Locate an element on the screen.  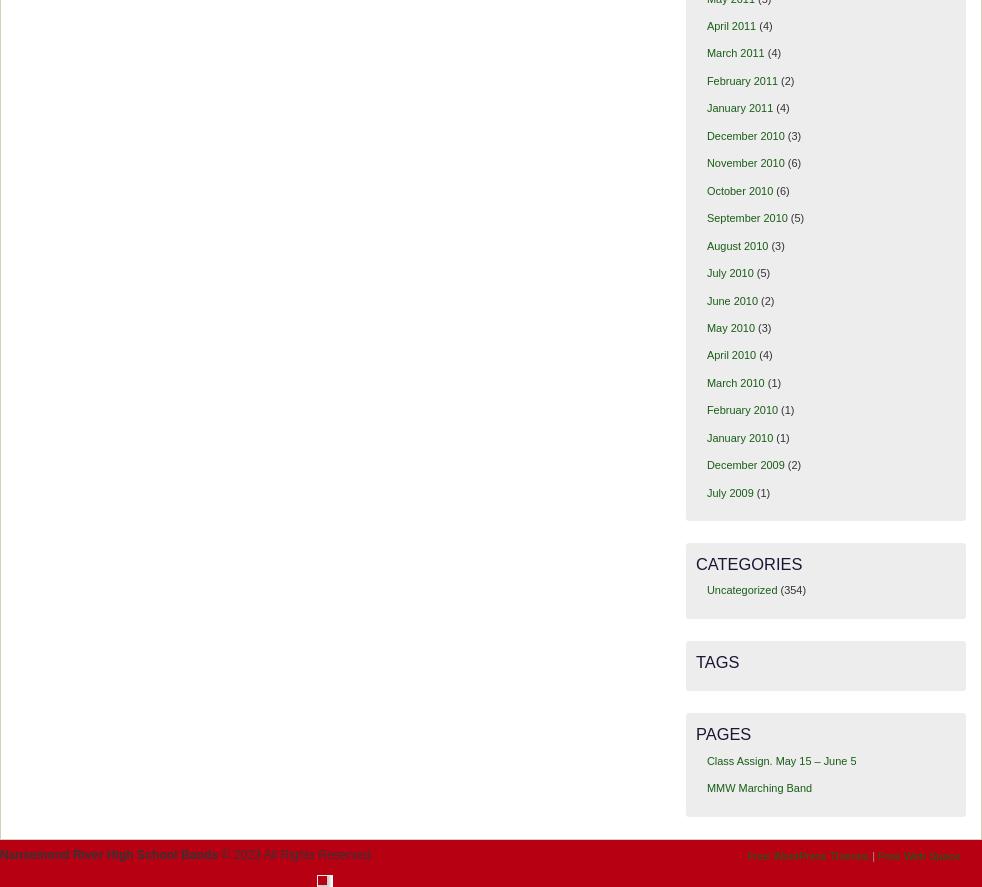
'Uncategorized' is located at coordinates (741, 589).